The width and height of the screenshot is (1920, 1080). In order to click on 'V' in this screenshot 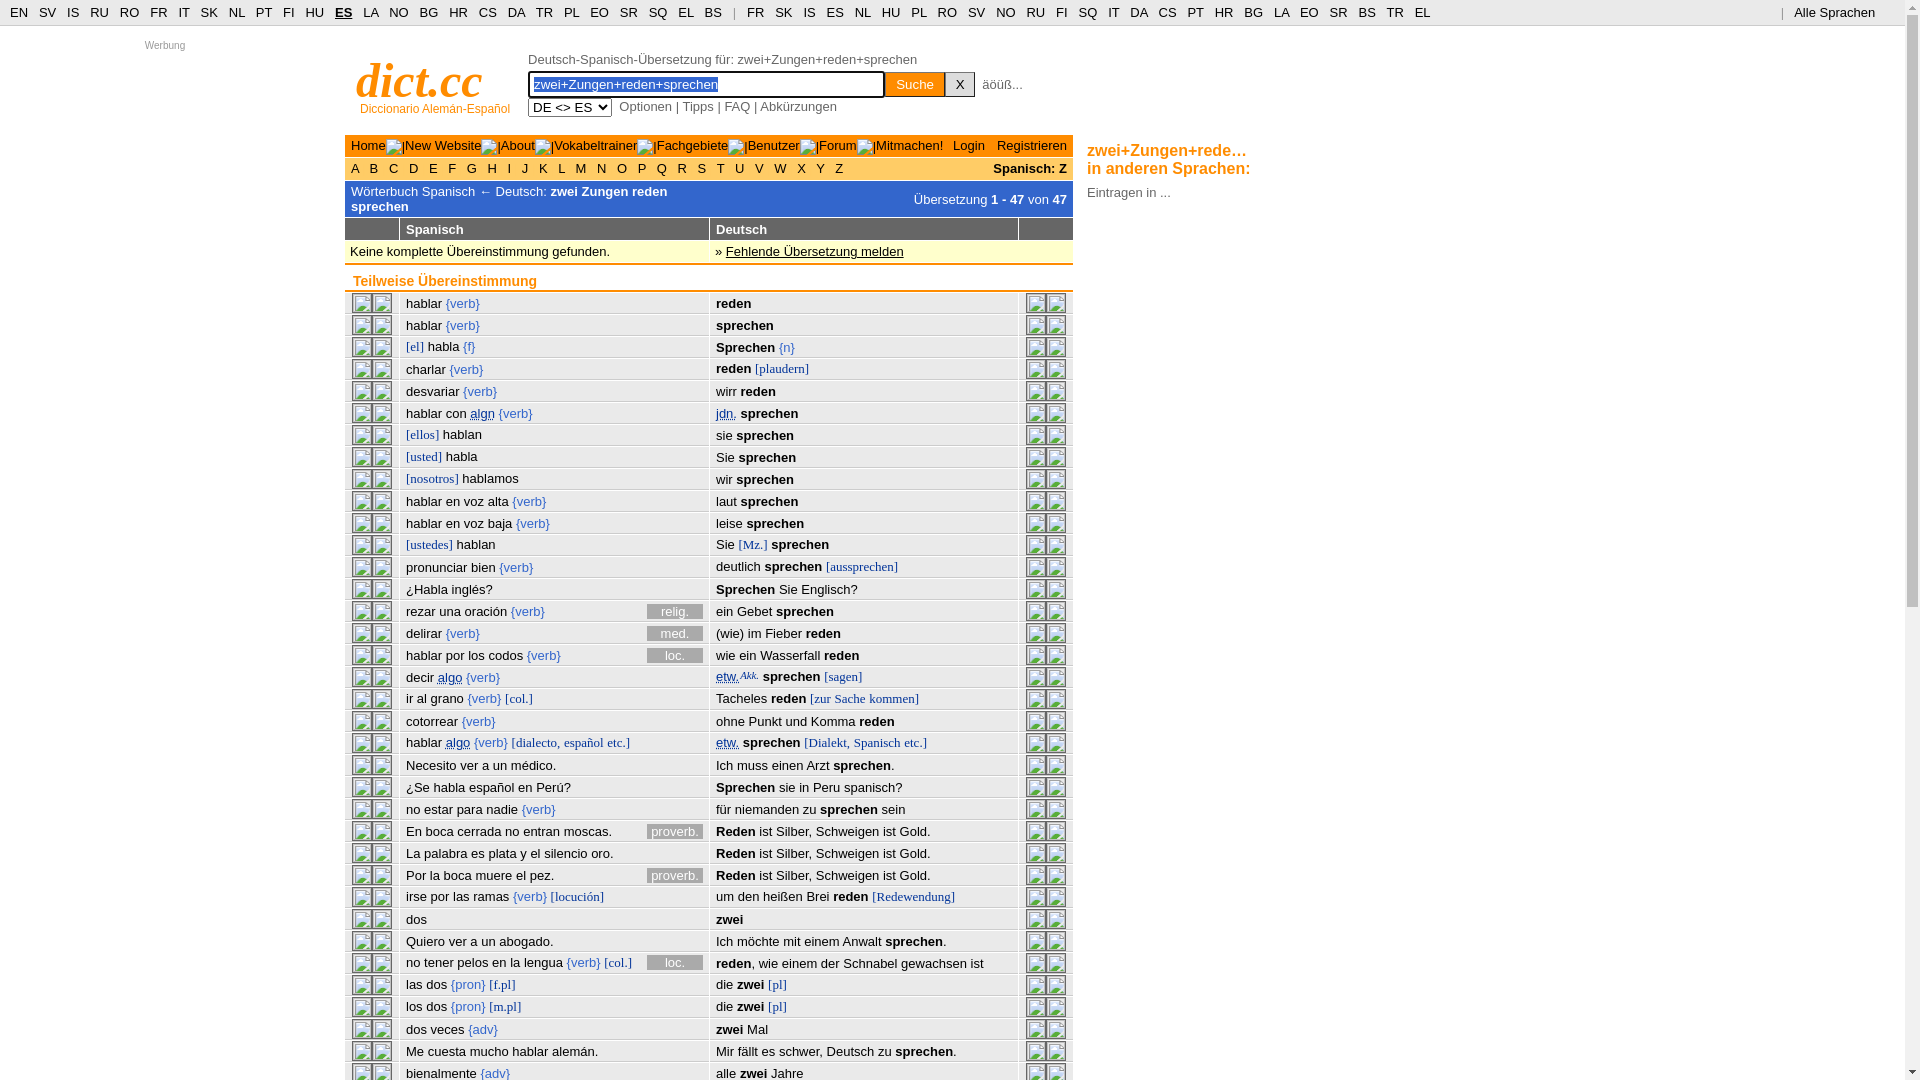, I will do `click(749, 167)`.